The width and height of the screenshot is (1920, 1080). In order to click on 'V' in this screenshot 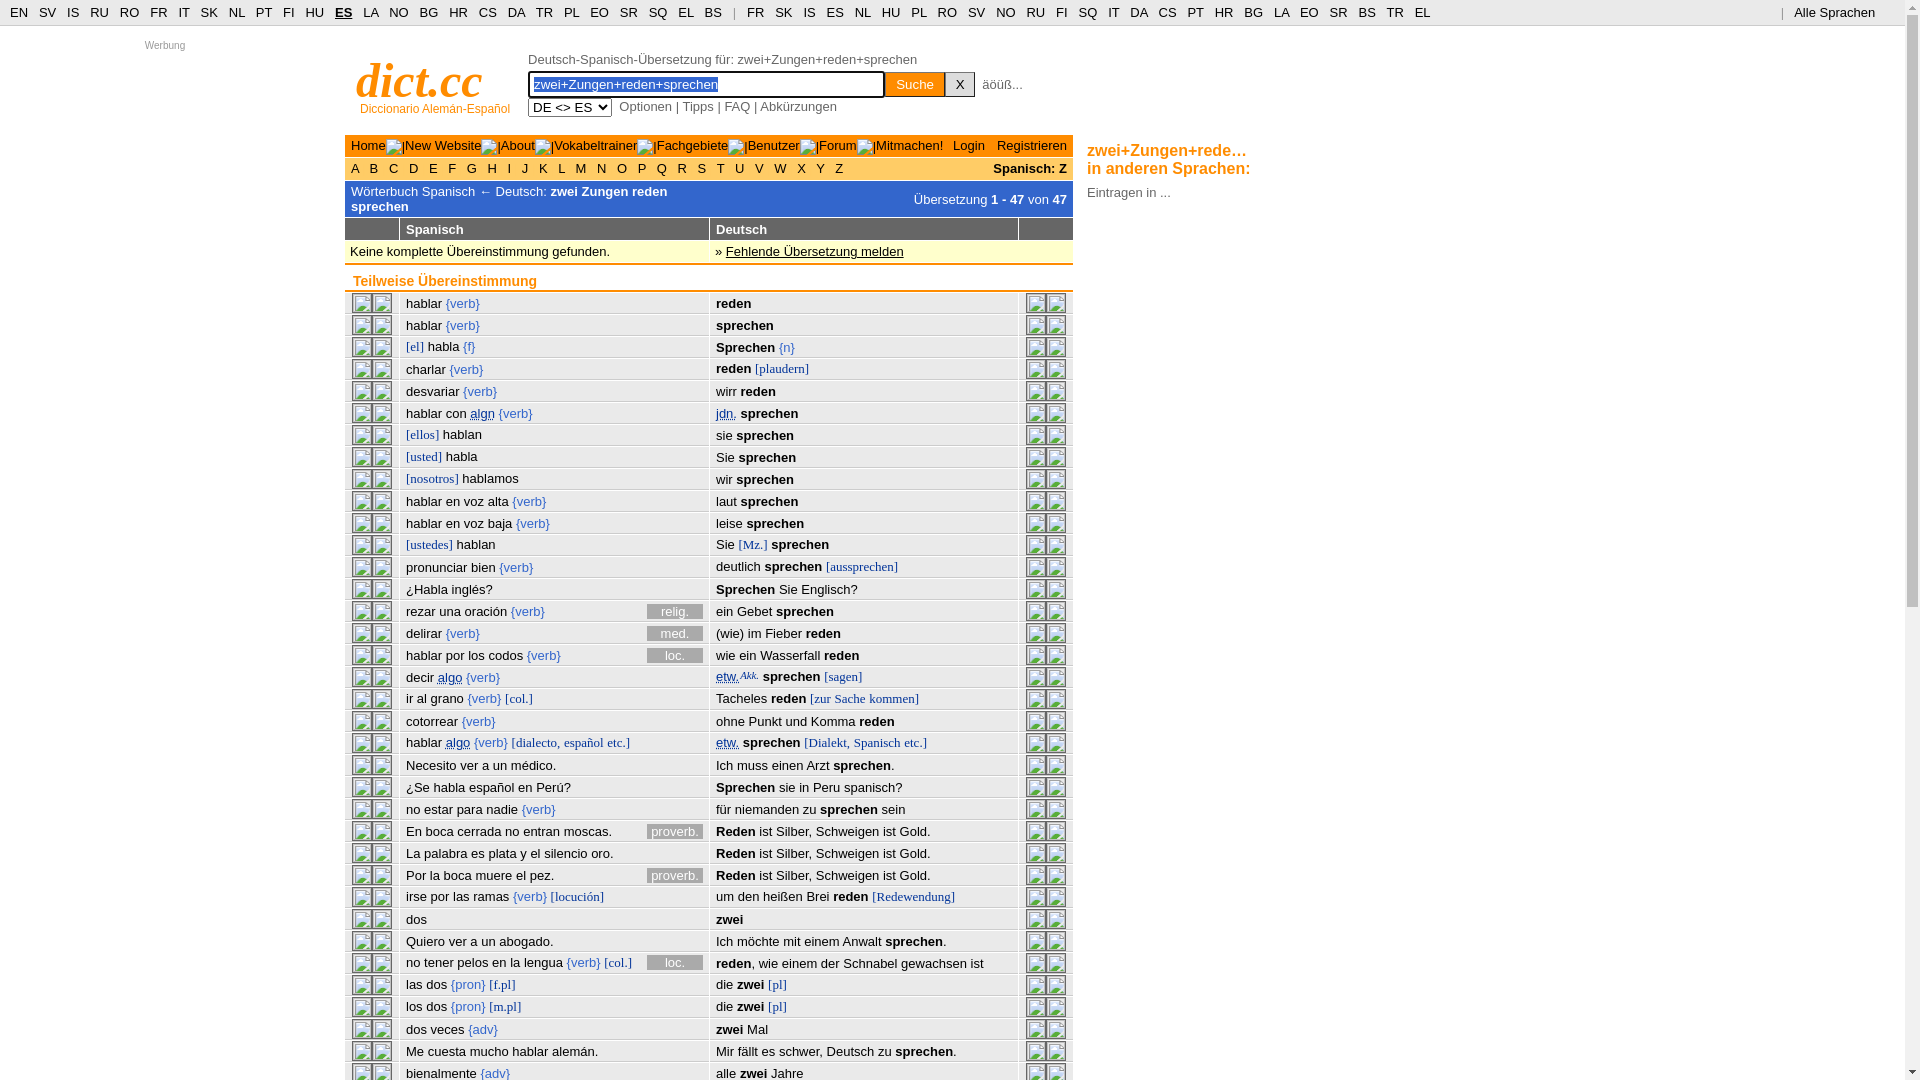, I will do `click(749, 167)`.